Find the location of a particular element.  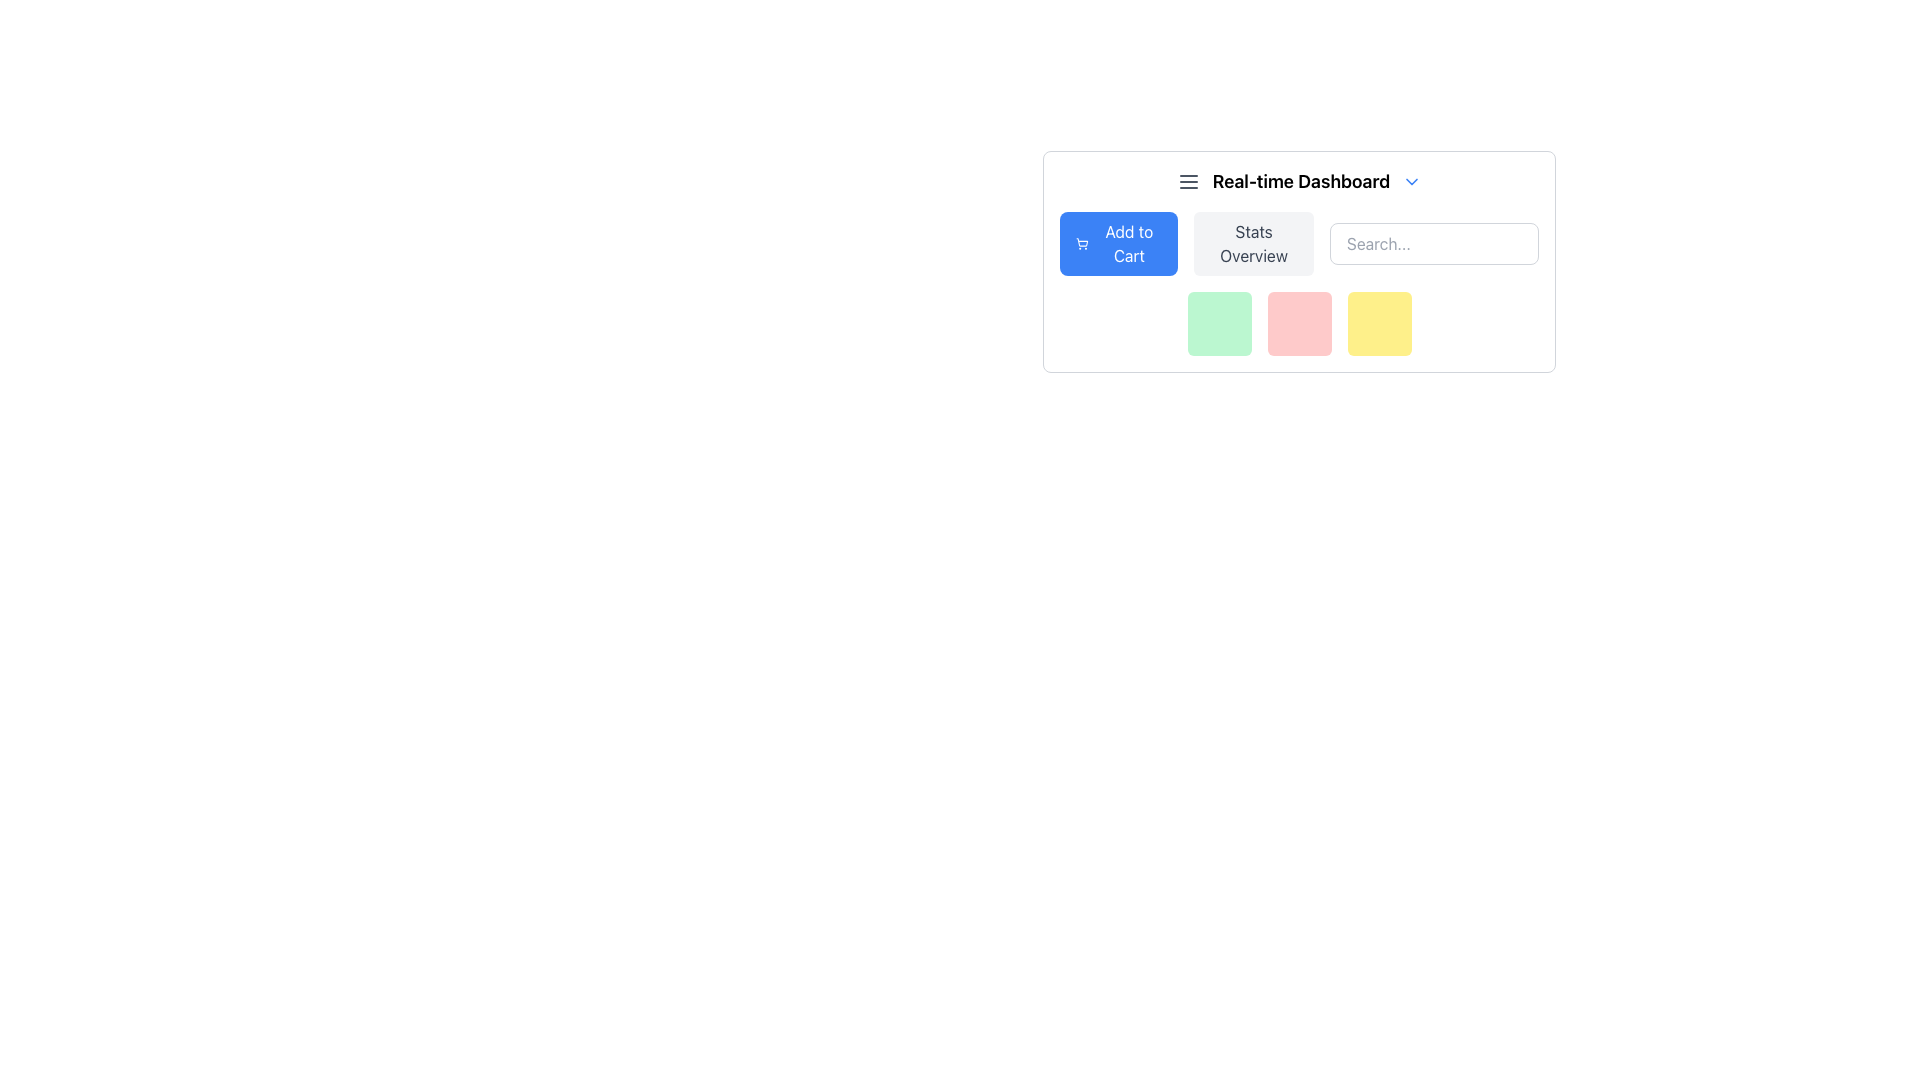

the third square visual placeholder in the lower-center region of the dashboard layout, which is non-interactive and serves as a decorative component is located at coordinates (1378, 323).